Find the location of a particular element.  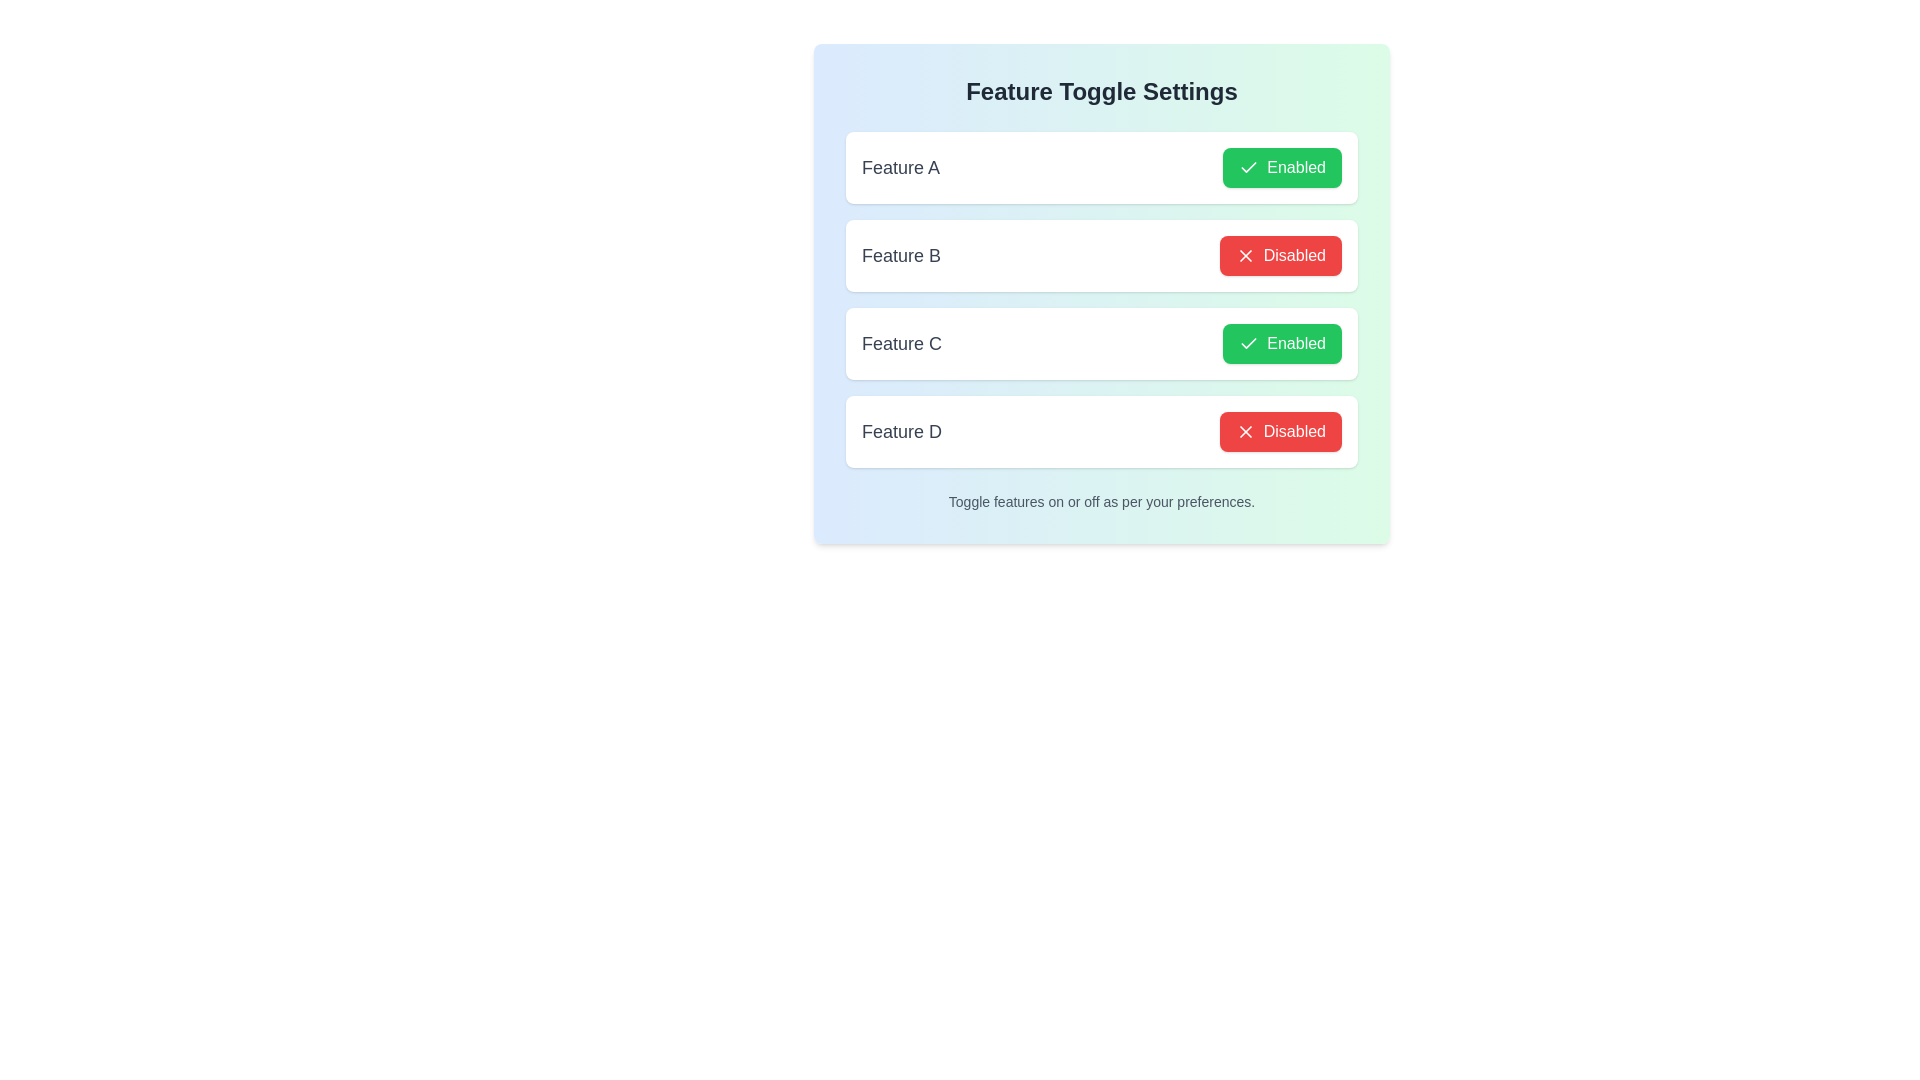

the green 'Enabled' button with a checkmark icon on the right side of the 'Feature C' row is located at coordinates (1282, 342).